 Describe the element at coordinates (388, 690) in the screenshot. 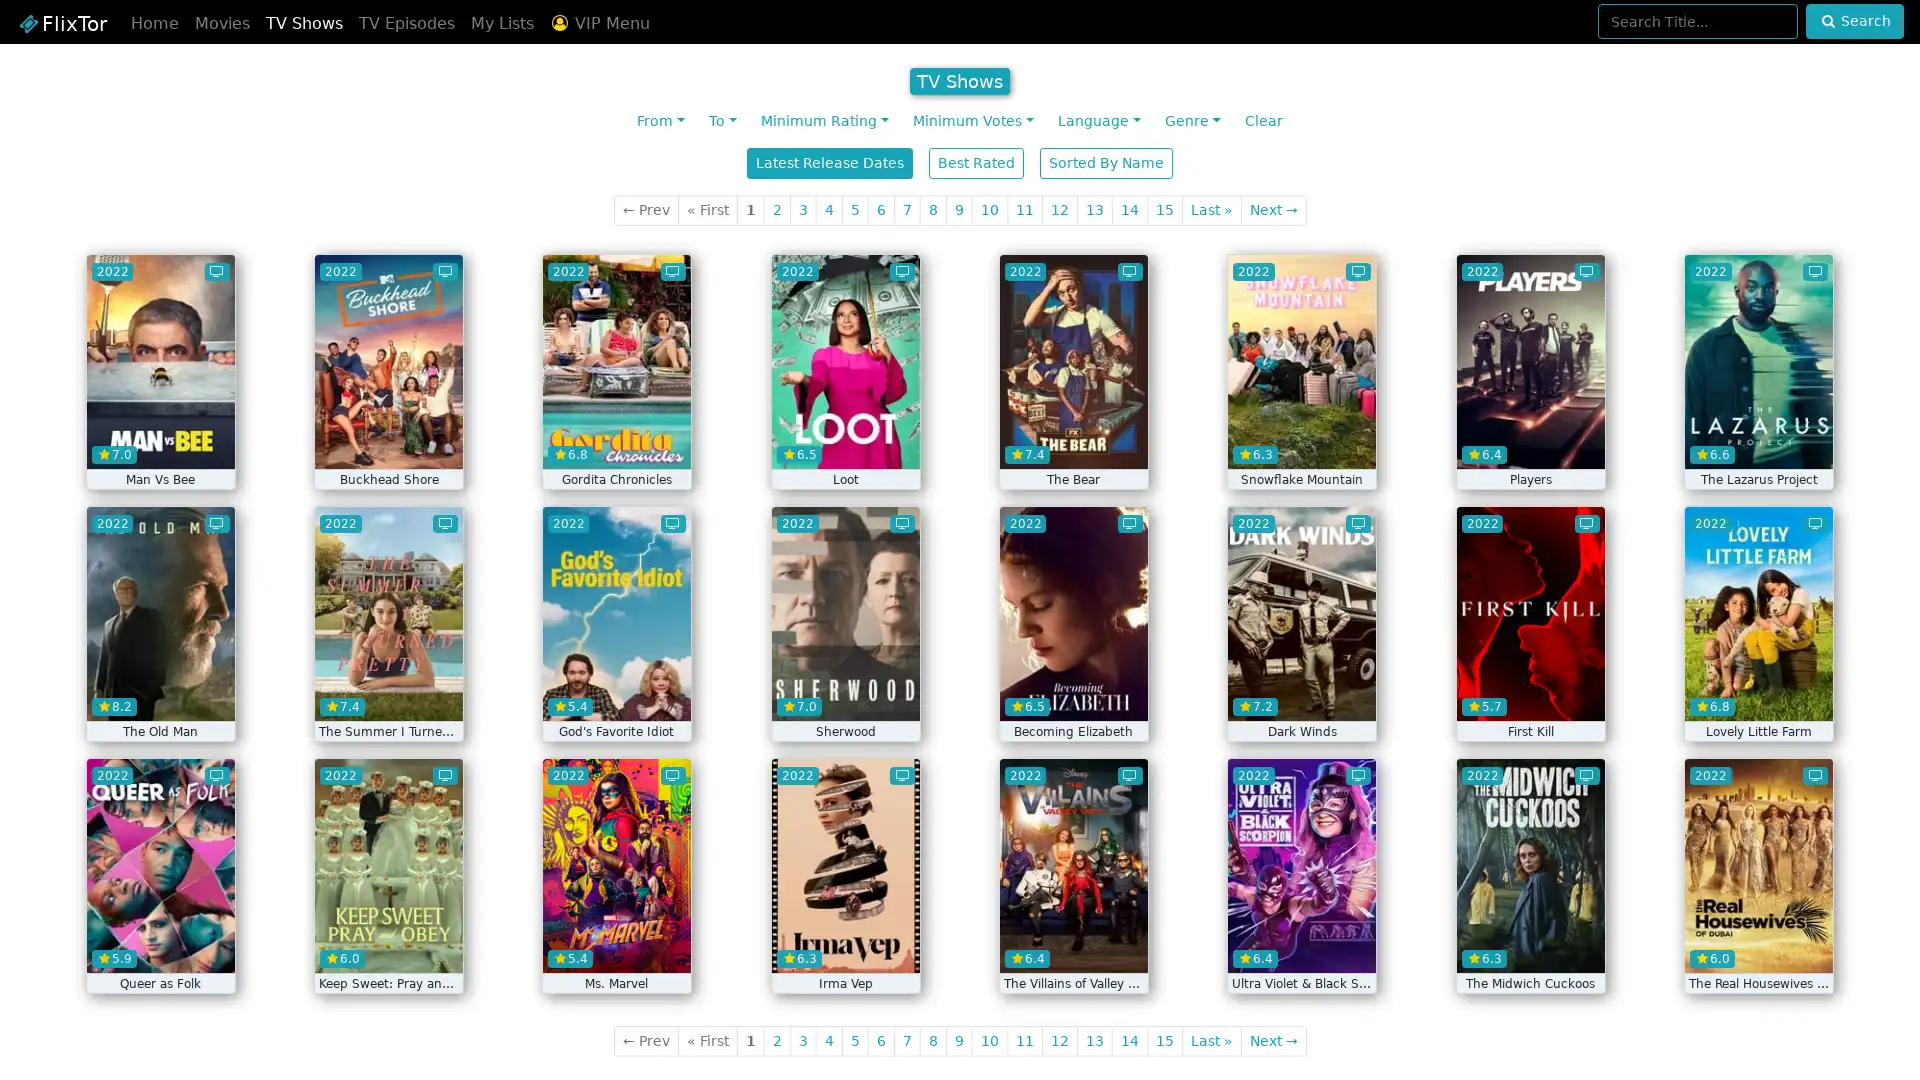

I see `Watch Now` at that location.